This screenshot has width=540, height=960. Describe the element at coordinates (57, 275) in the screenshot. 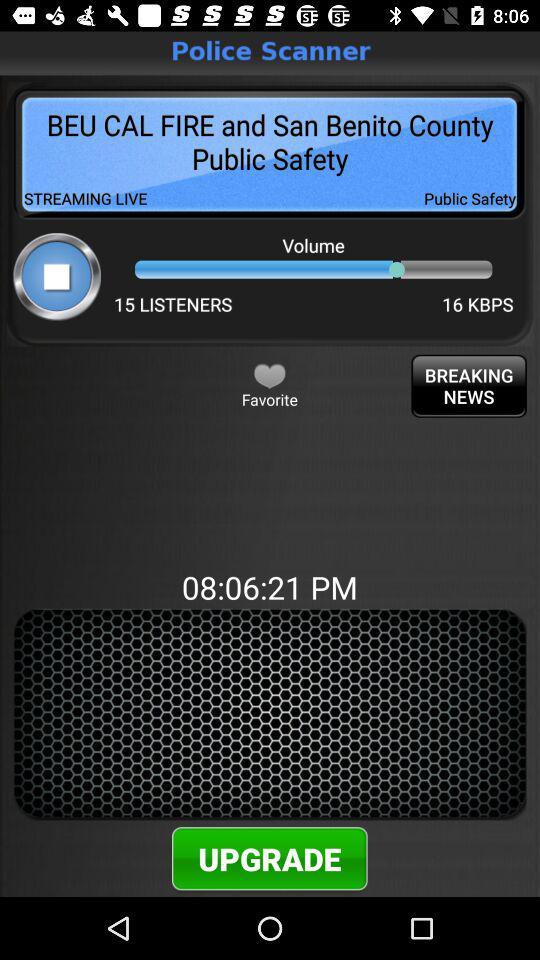

I see `stop playing` at that location.